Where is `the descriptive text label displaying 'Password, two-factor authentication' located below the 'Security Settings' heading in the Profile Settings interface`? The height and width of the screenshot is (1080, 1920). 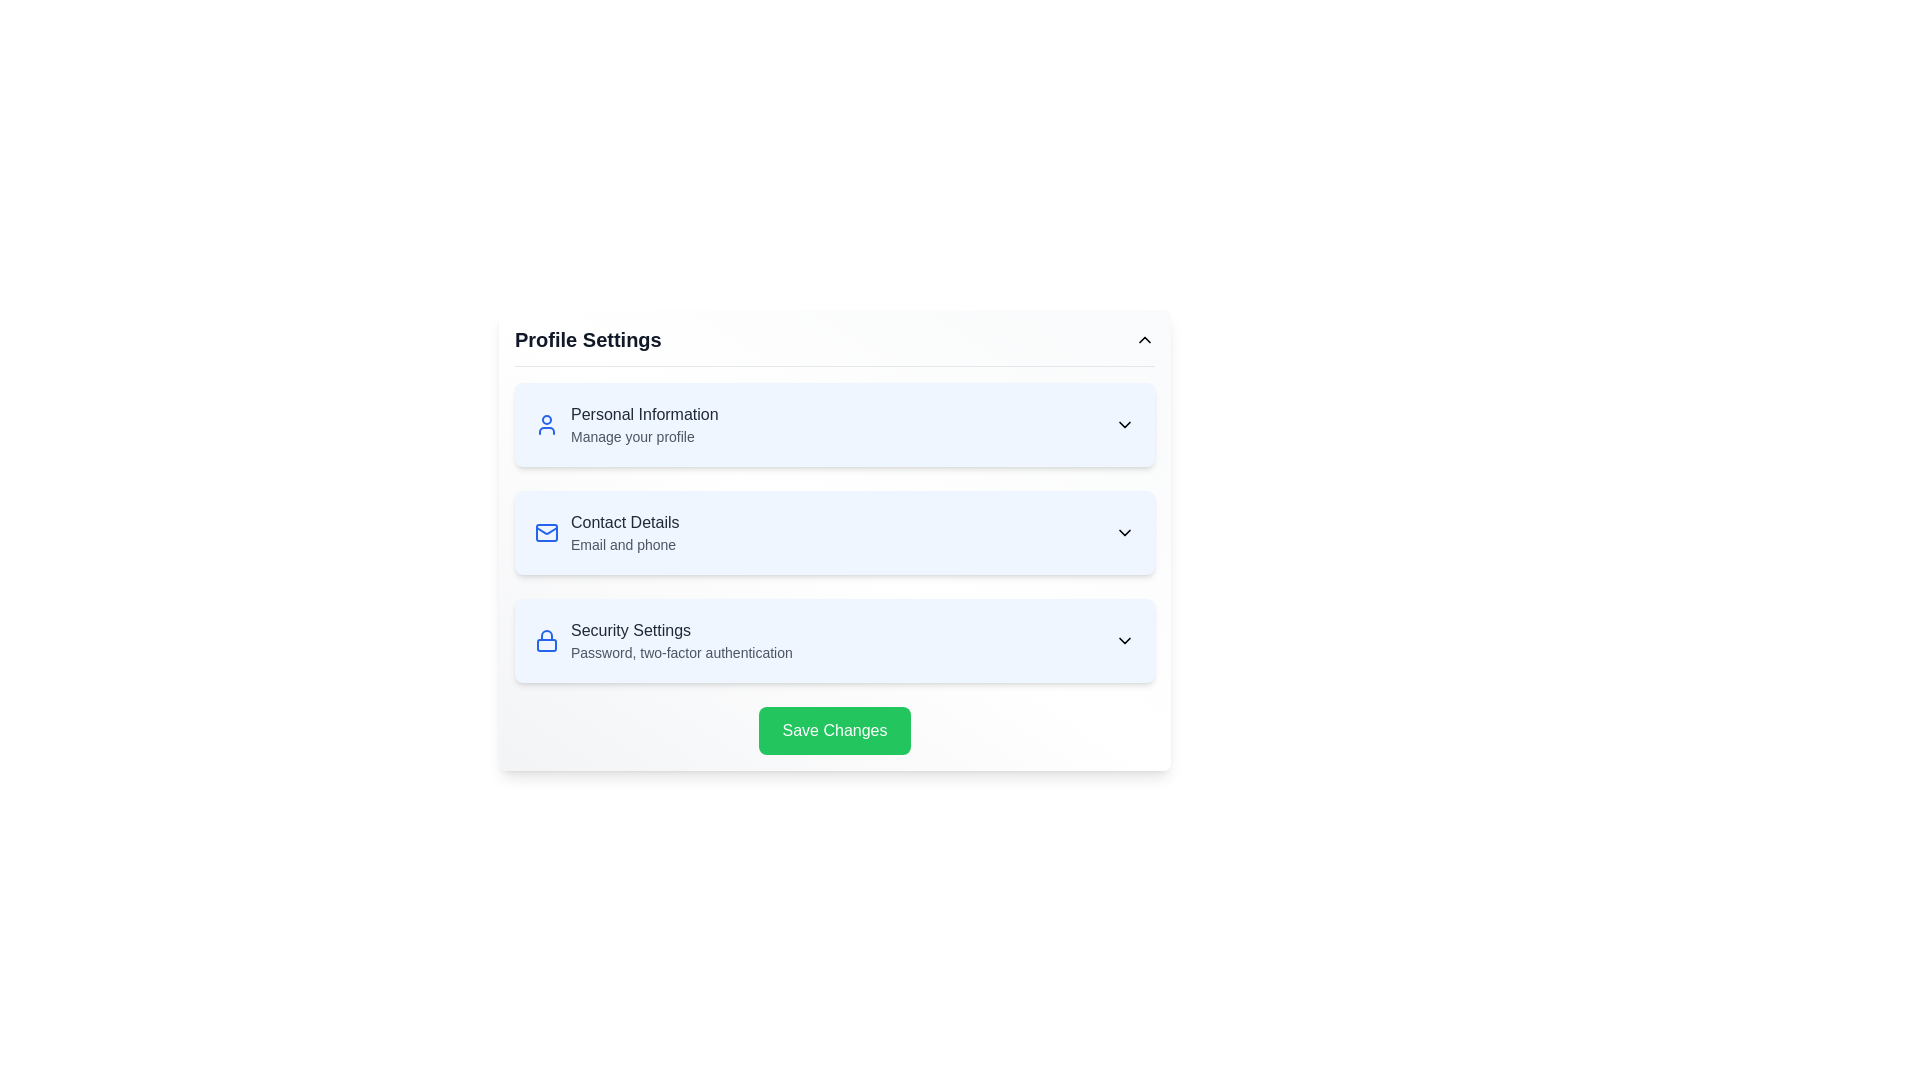
the descriptive text label displaying 'Password, two-factor authentication' located below the 'Security Settings' heading in the Profile Settings interface is located at coordinates (681, 652).